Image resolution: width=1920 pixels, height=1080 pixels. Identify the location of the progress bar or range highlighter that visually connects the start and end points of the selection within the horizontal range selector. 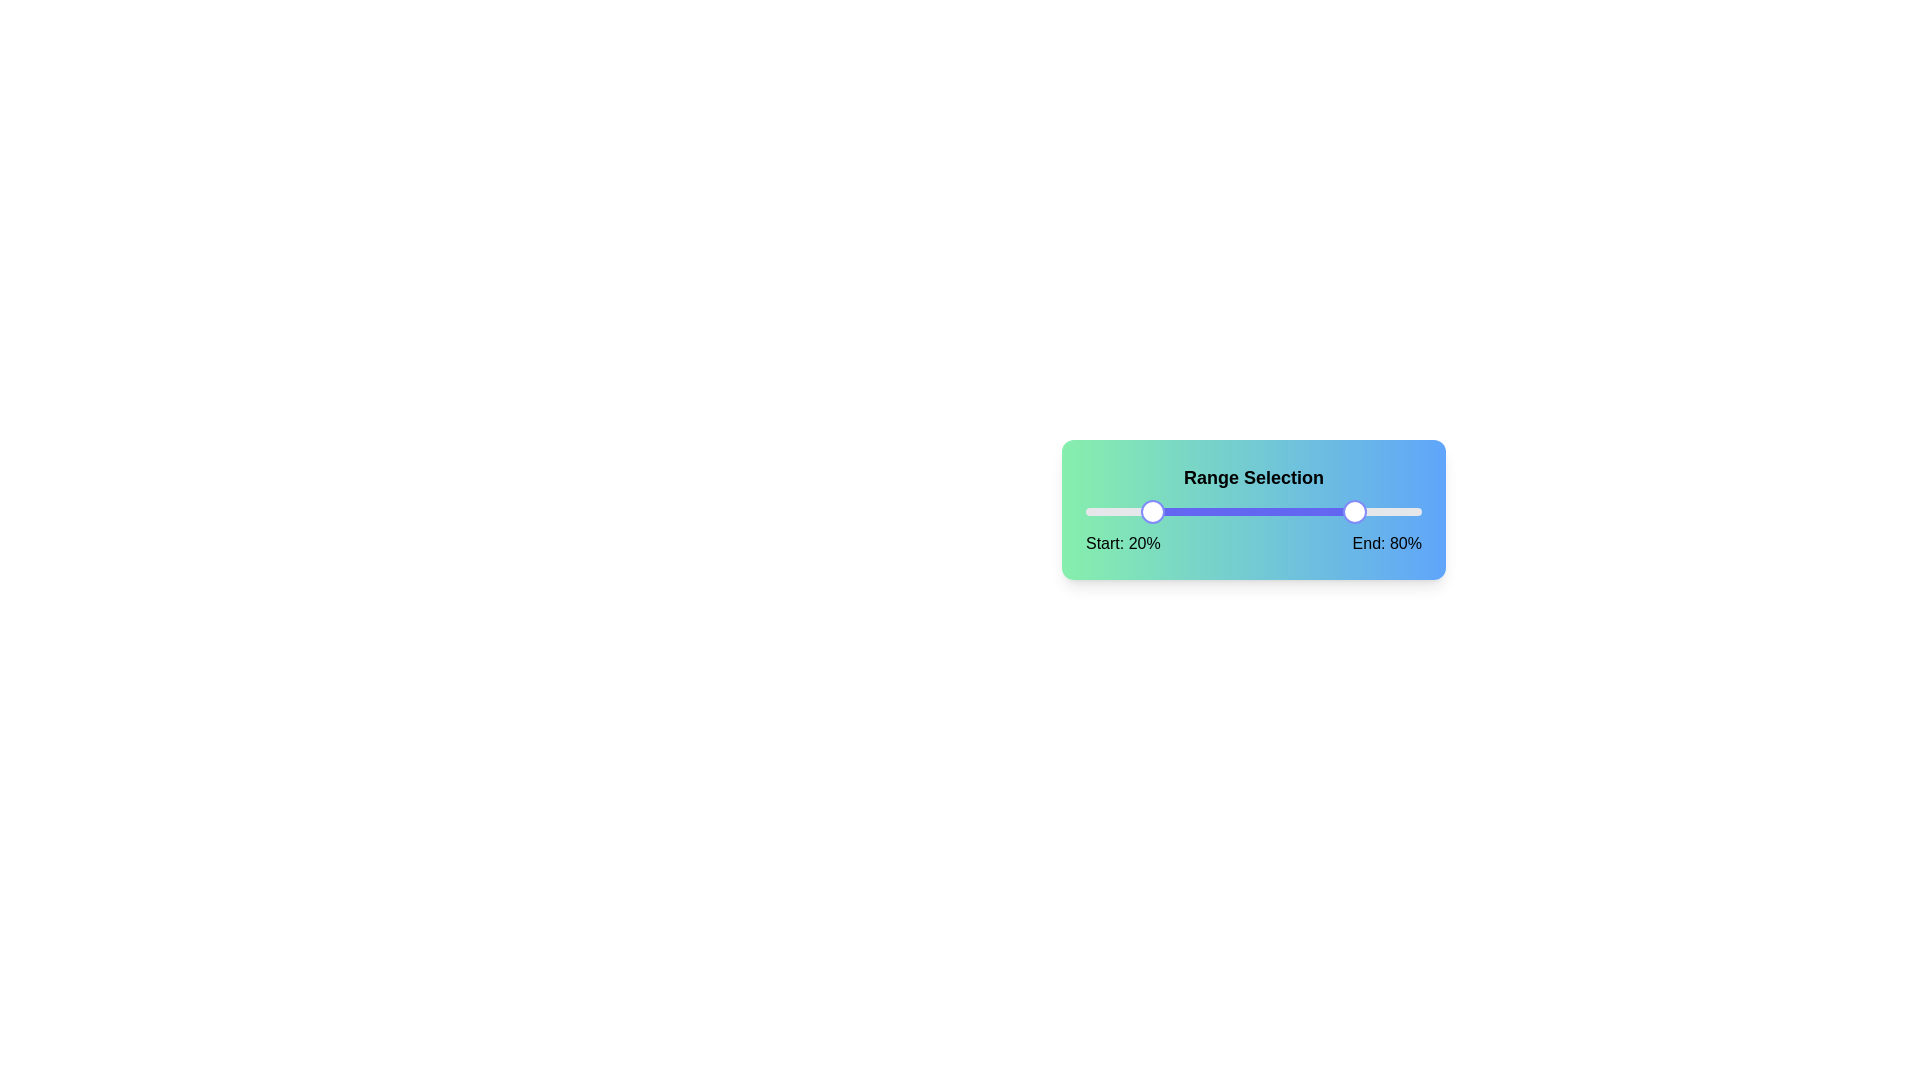
(1252, 511).